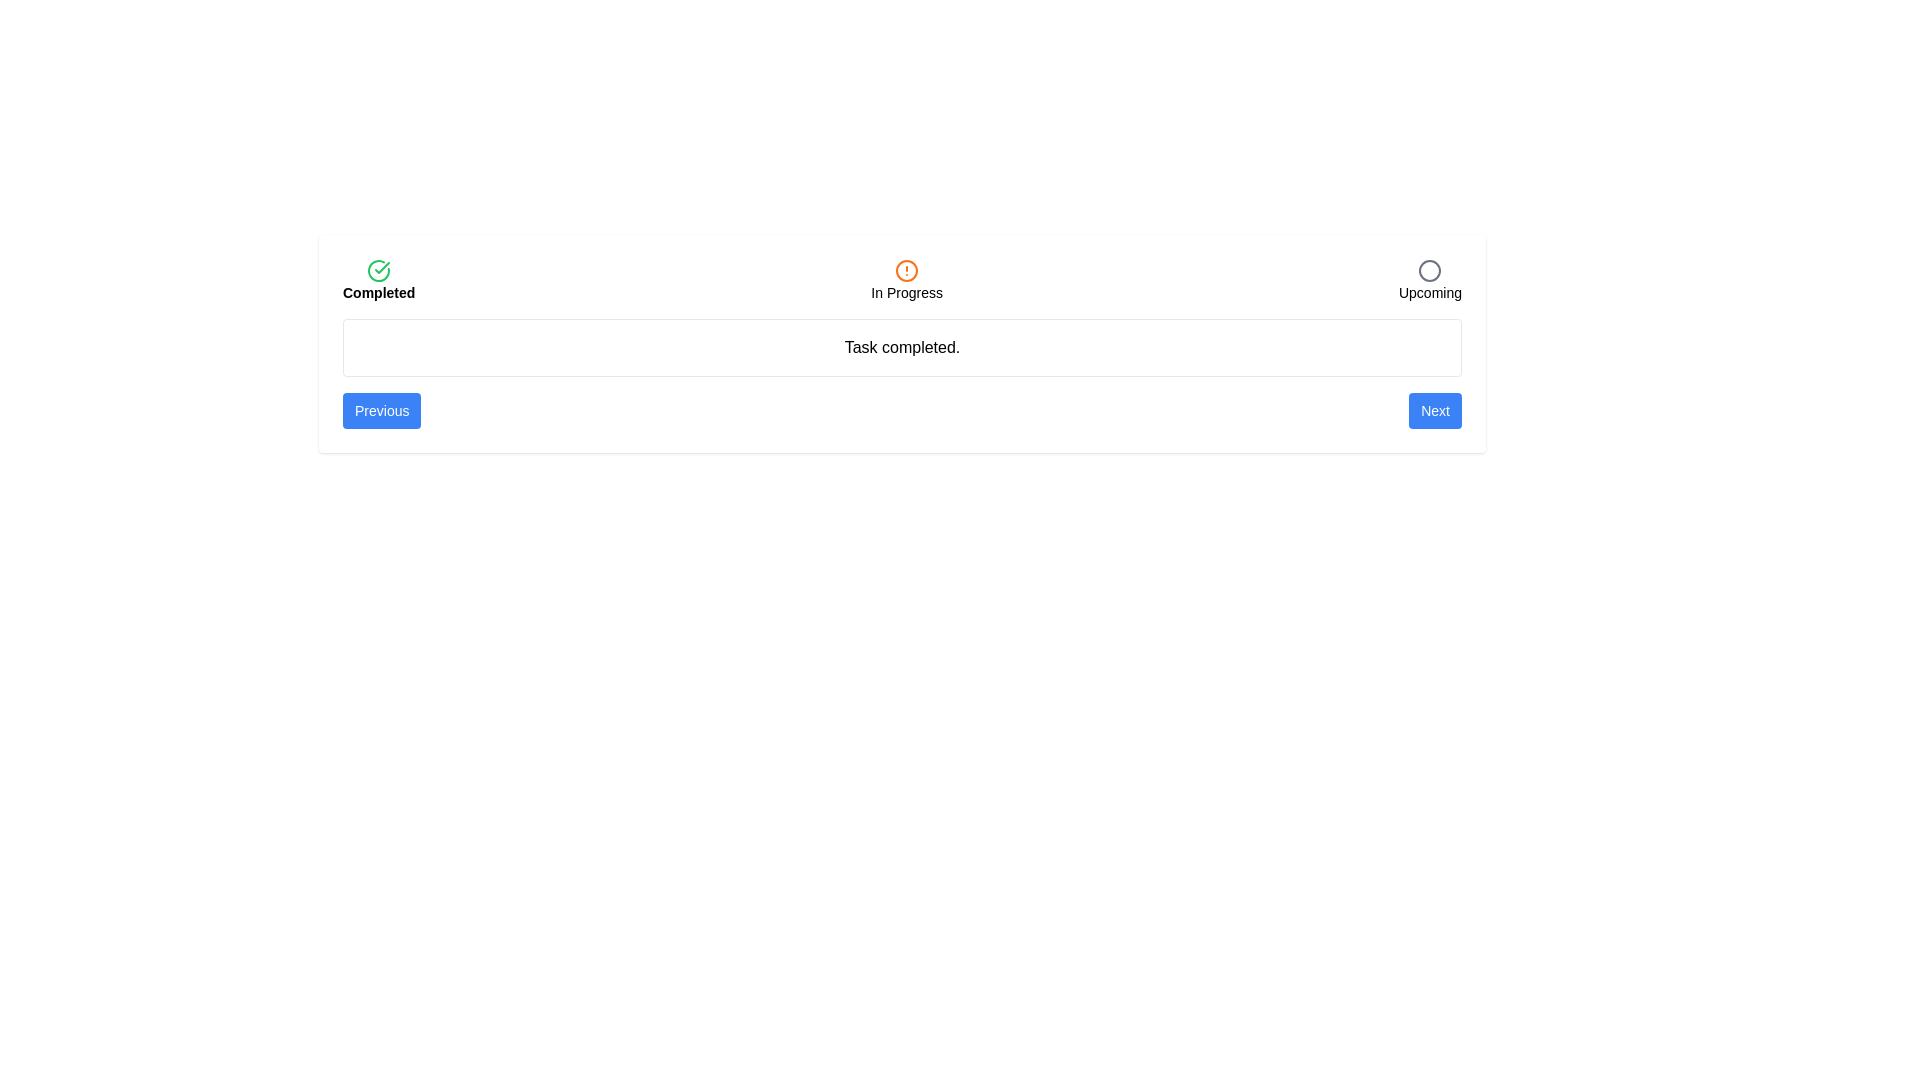 This screenshot has width=1920, height=1080. Describe the element at coordinates (1434, 410) in the screenshot. I see `the 'Next' button located at the rightmost position among two buttons in the navigation flow to proceed to the next page` at that location.